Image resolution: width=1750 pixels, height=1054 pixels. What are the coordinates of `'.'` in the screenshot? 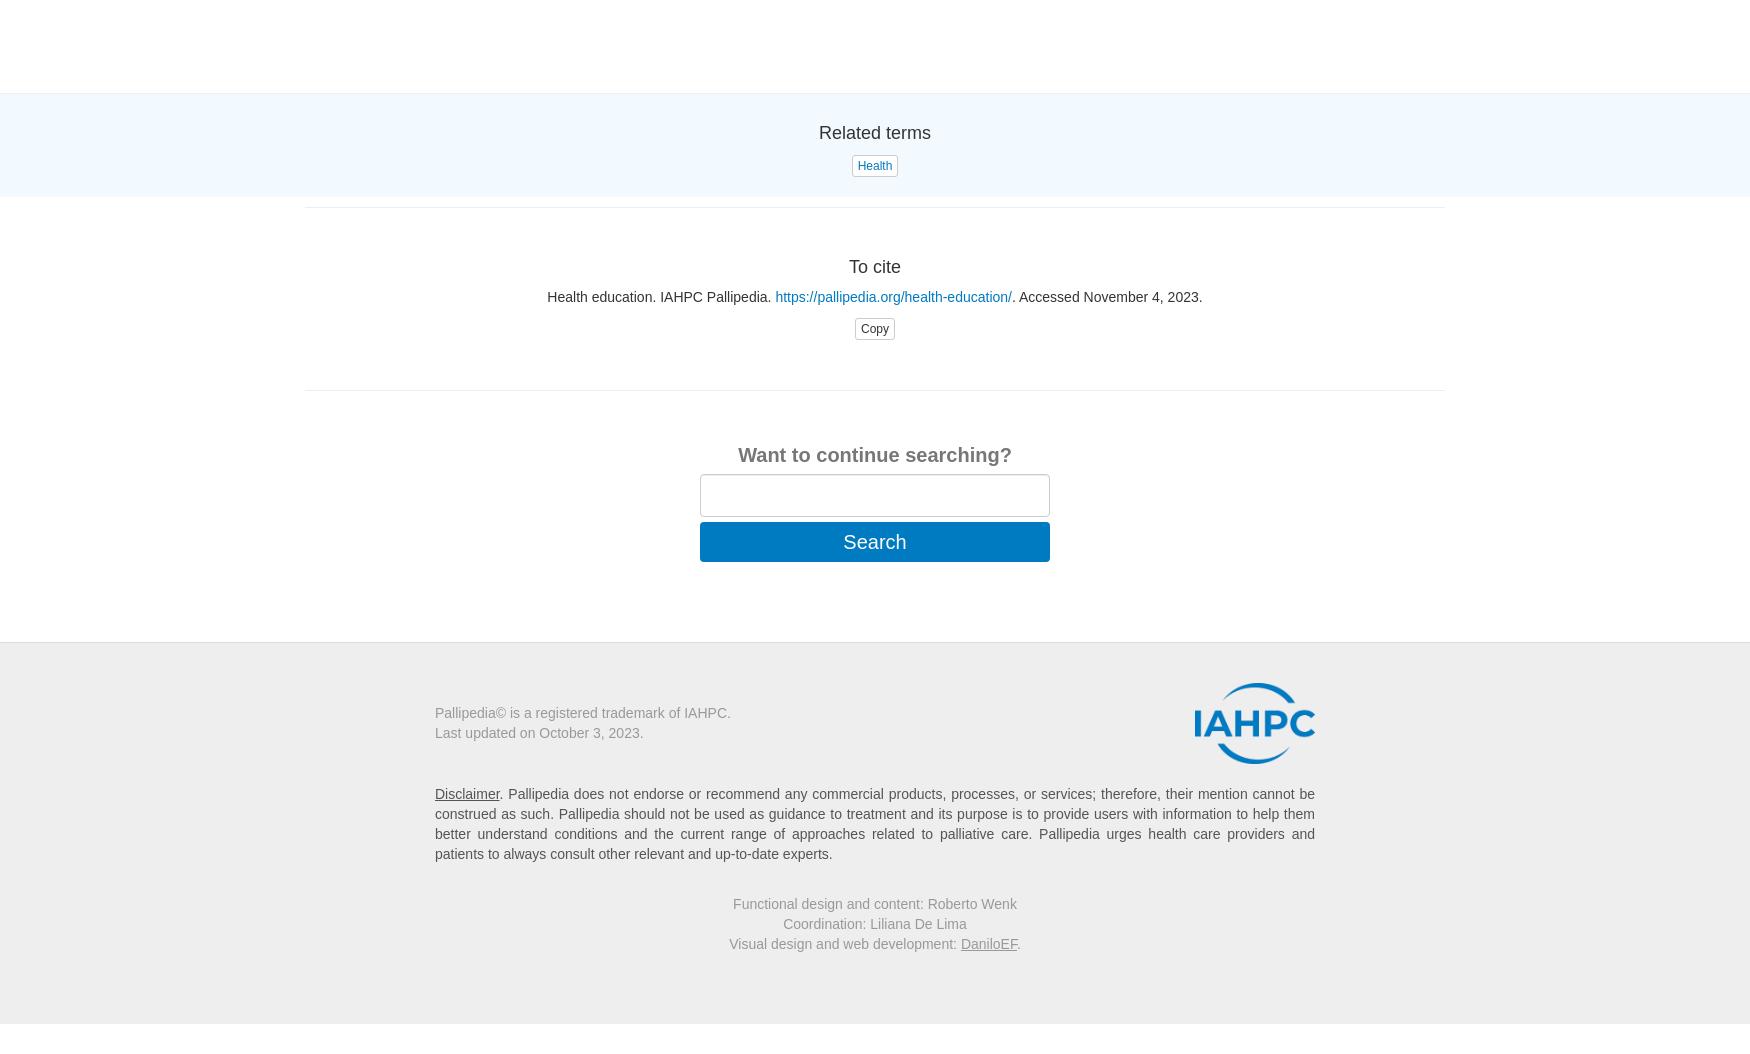 It's located at (1016, 942).